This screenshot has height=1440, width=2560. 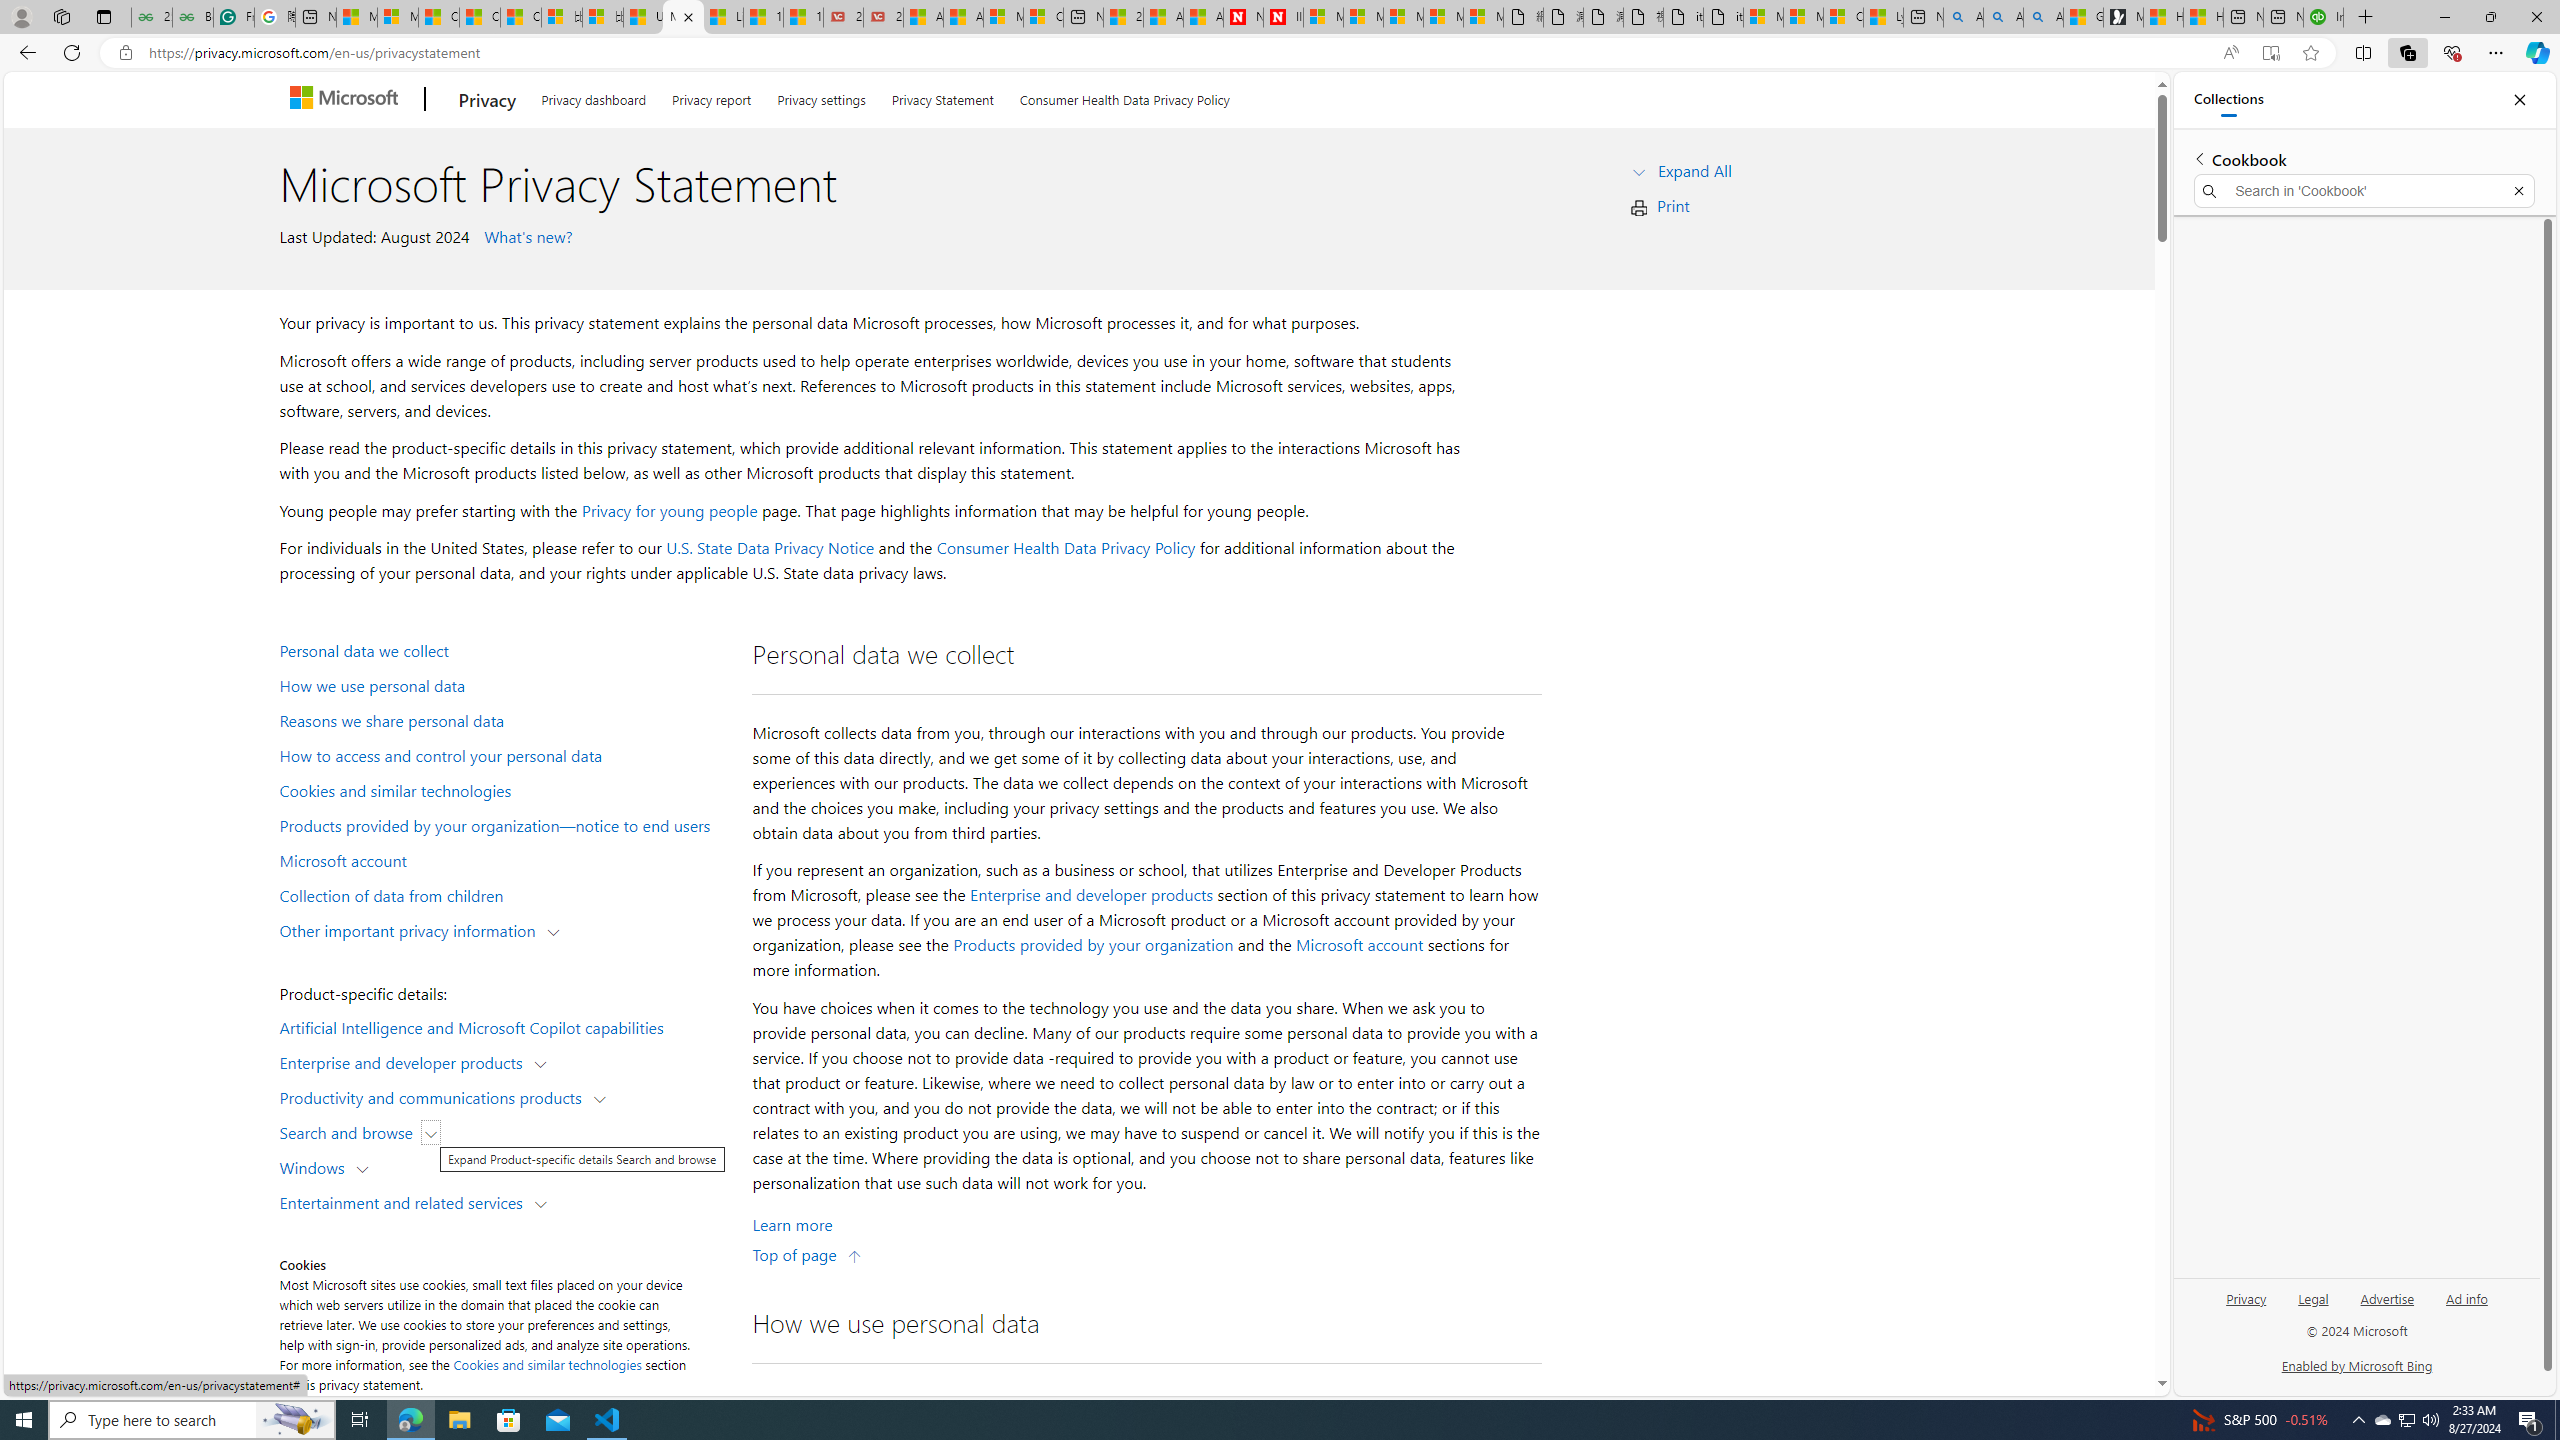 What do you see at coordinates (722, 16) in the screenshot?
I see `'Lifestyle - MSN'` at bounding box center [722, 16].